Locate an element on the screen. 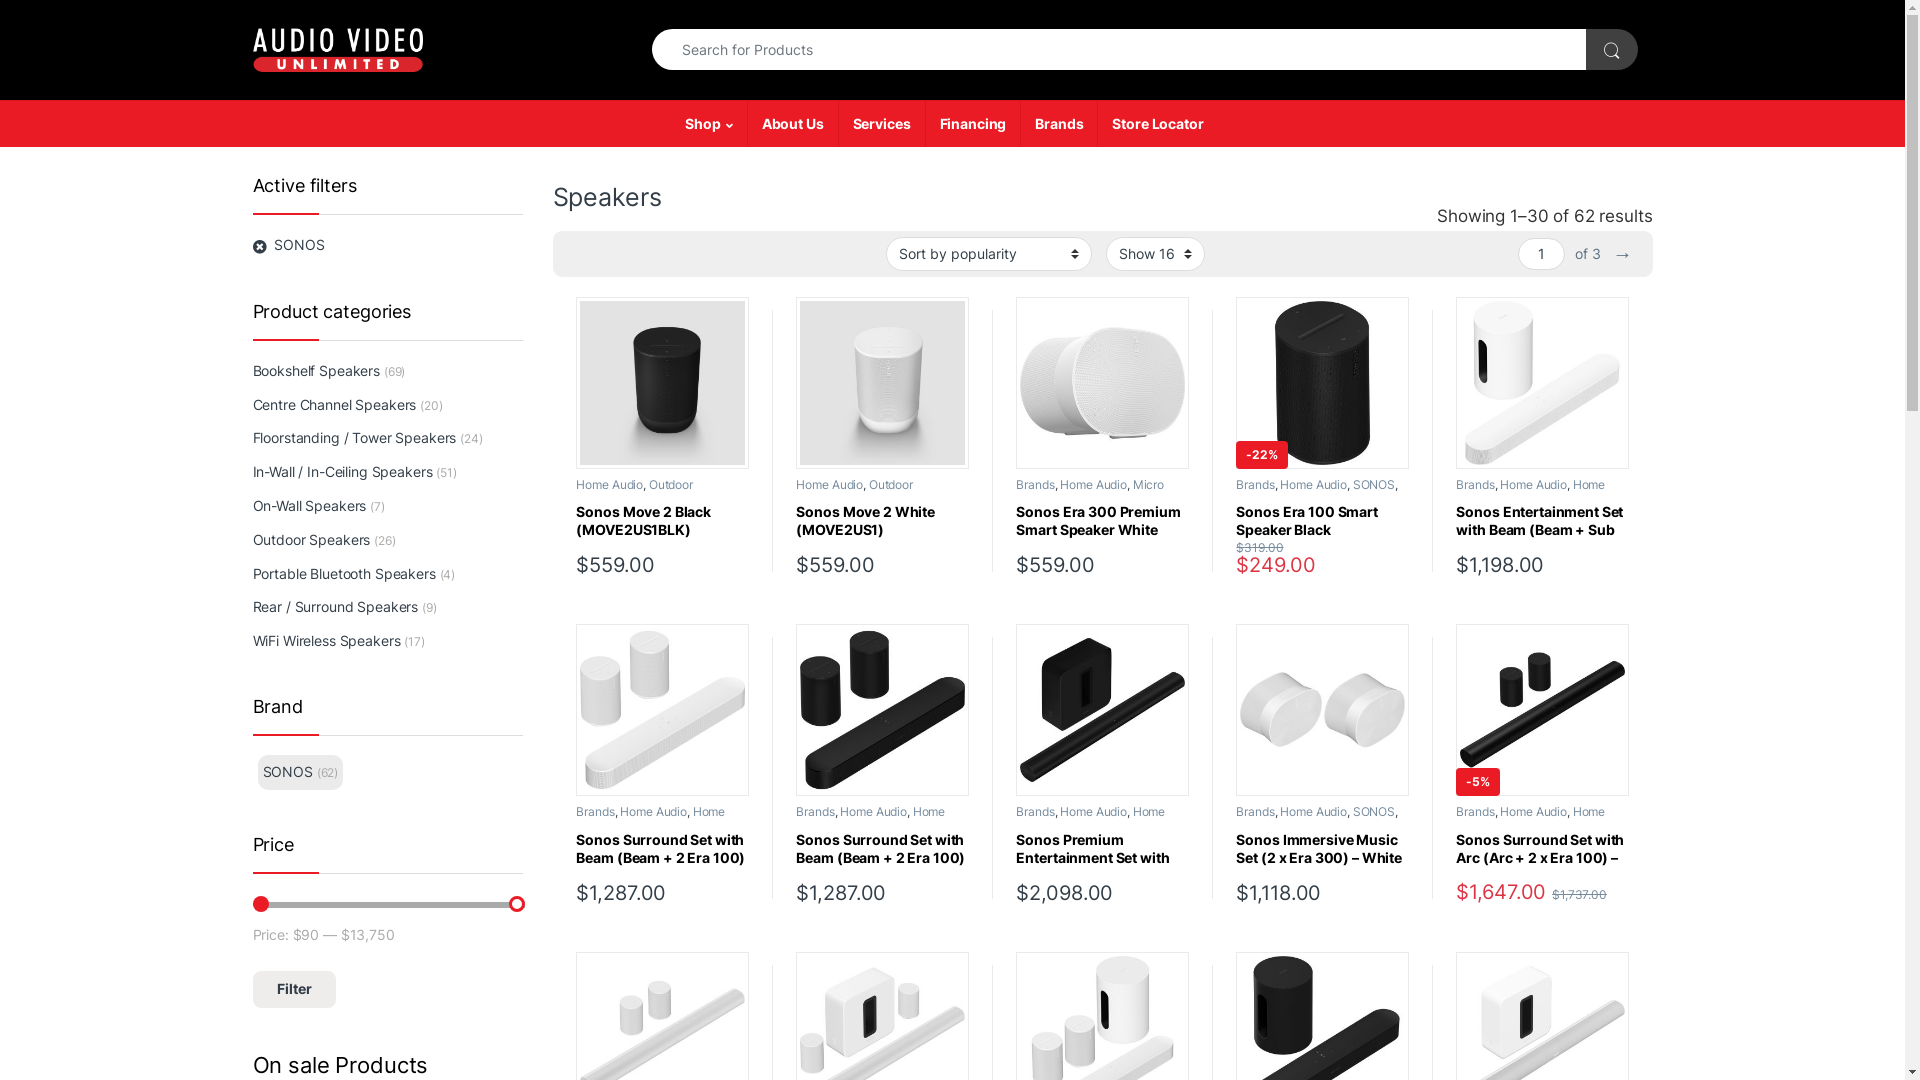  'Financing' is located at coordinates (971, 123).